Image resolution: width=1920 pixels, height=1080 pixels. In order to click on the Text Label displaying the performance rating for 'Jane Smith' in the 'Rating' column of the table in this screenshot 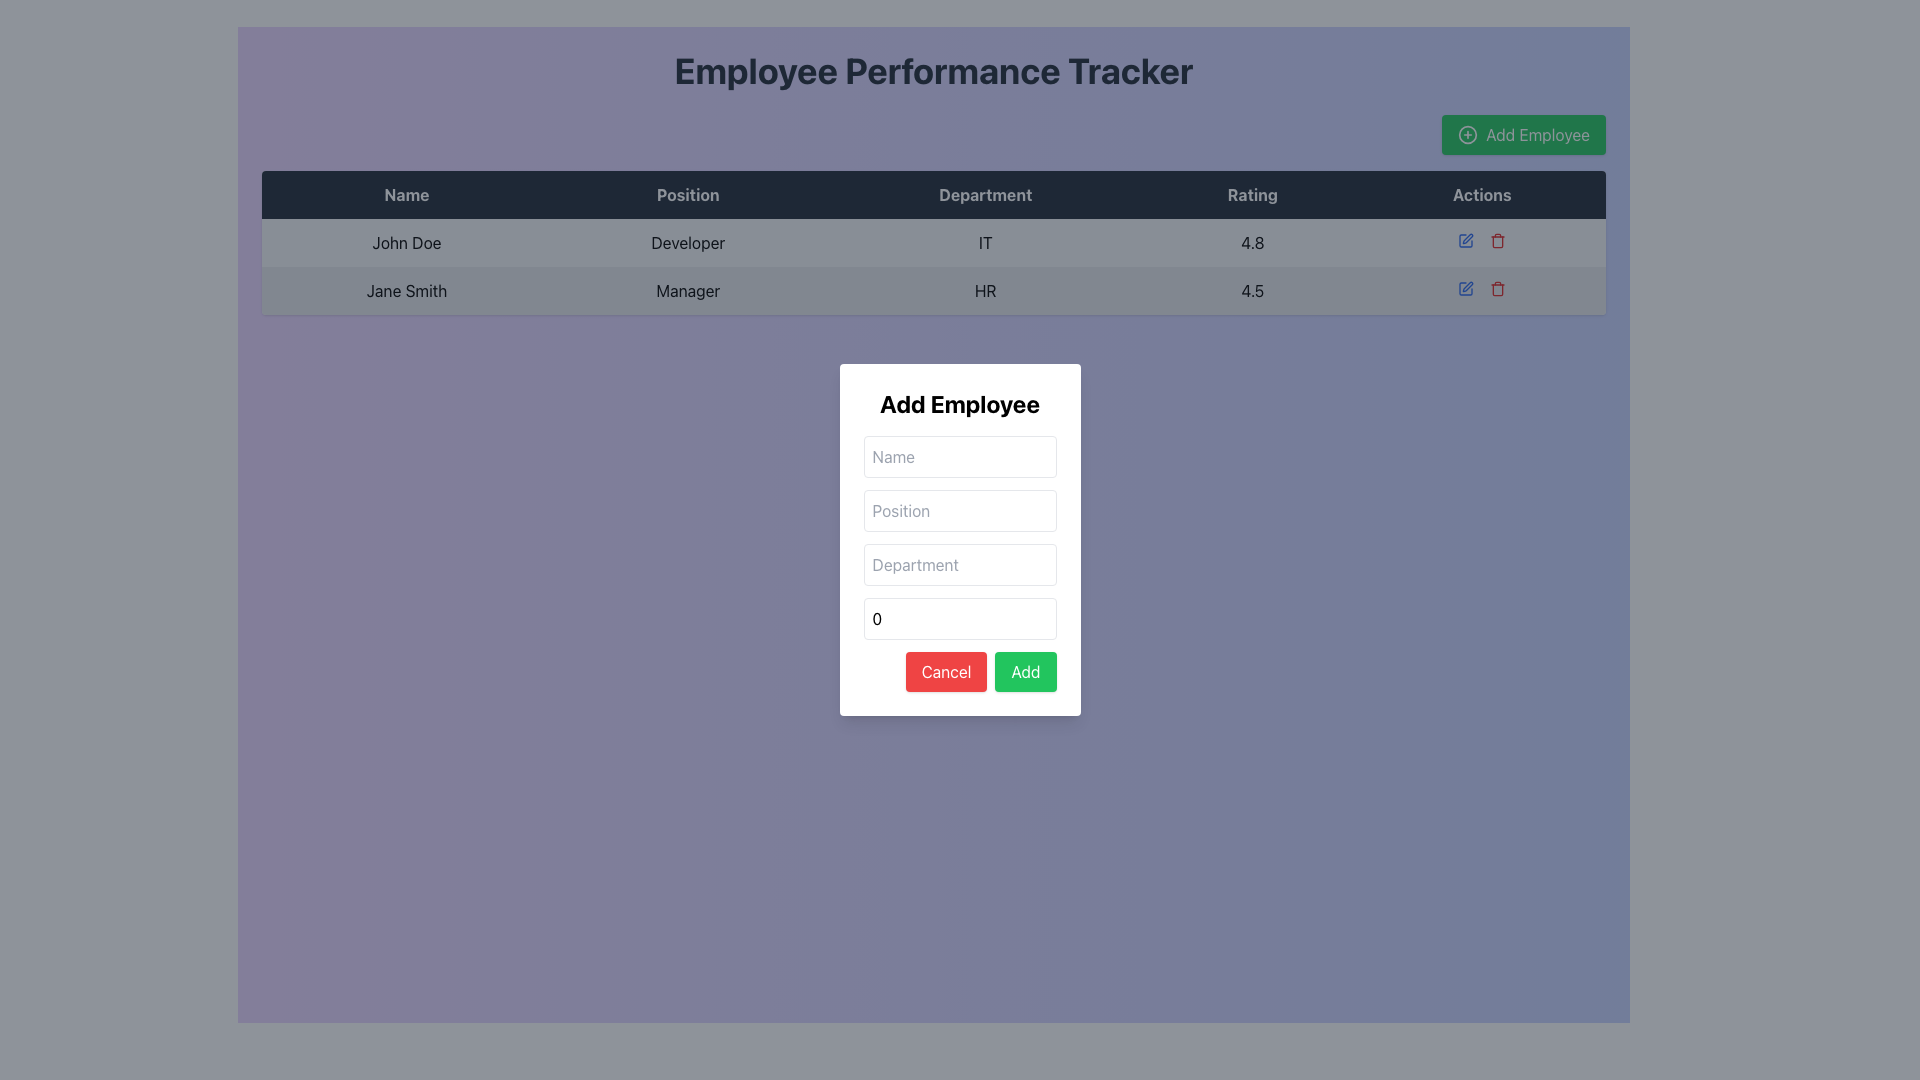, I will do `click(1251, 290)`.